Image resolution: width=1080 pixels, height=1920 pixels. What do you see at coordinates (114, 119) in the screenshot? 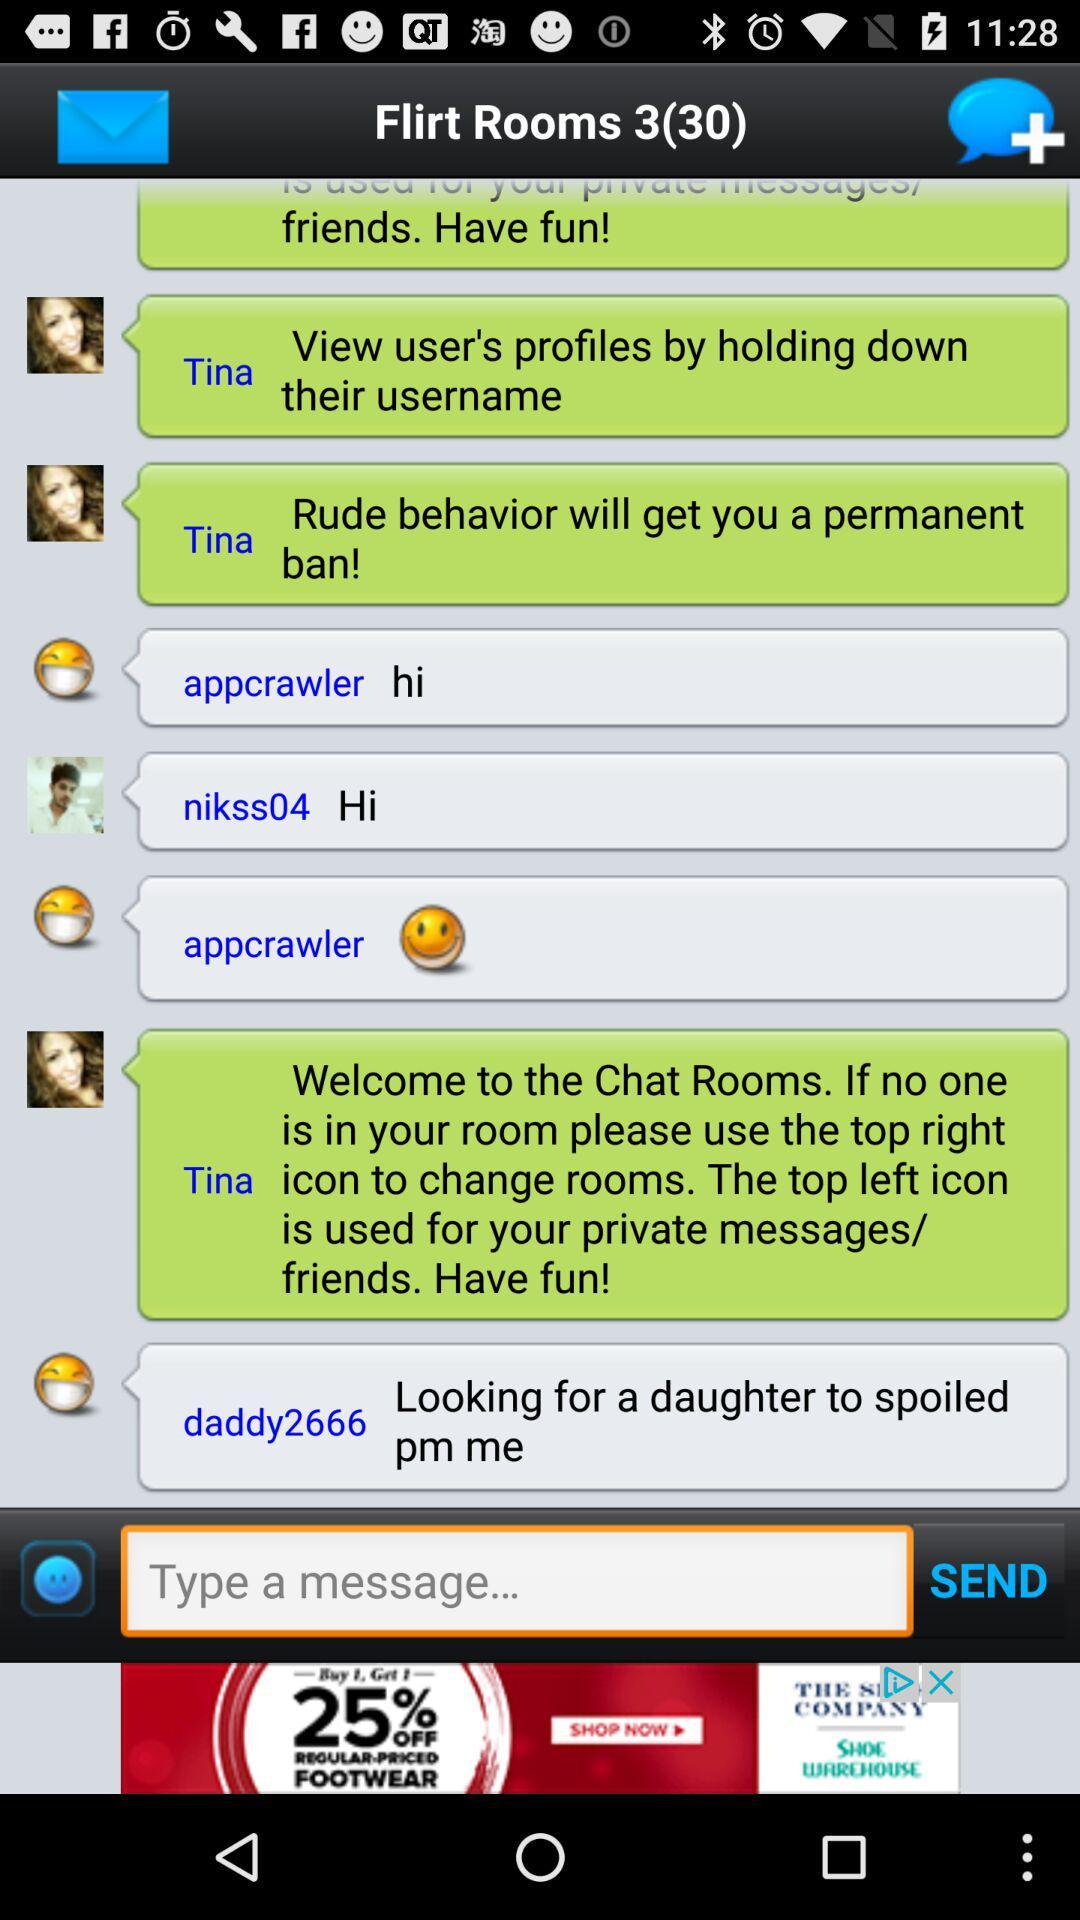
I see `open inbox` at bounding box center [114, 119].